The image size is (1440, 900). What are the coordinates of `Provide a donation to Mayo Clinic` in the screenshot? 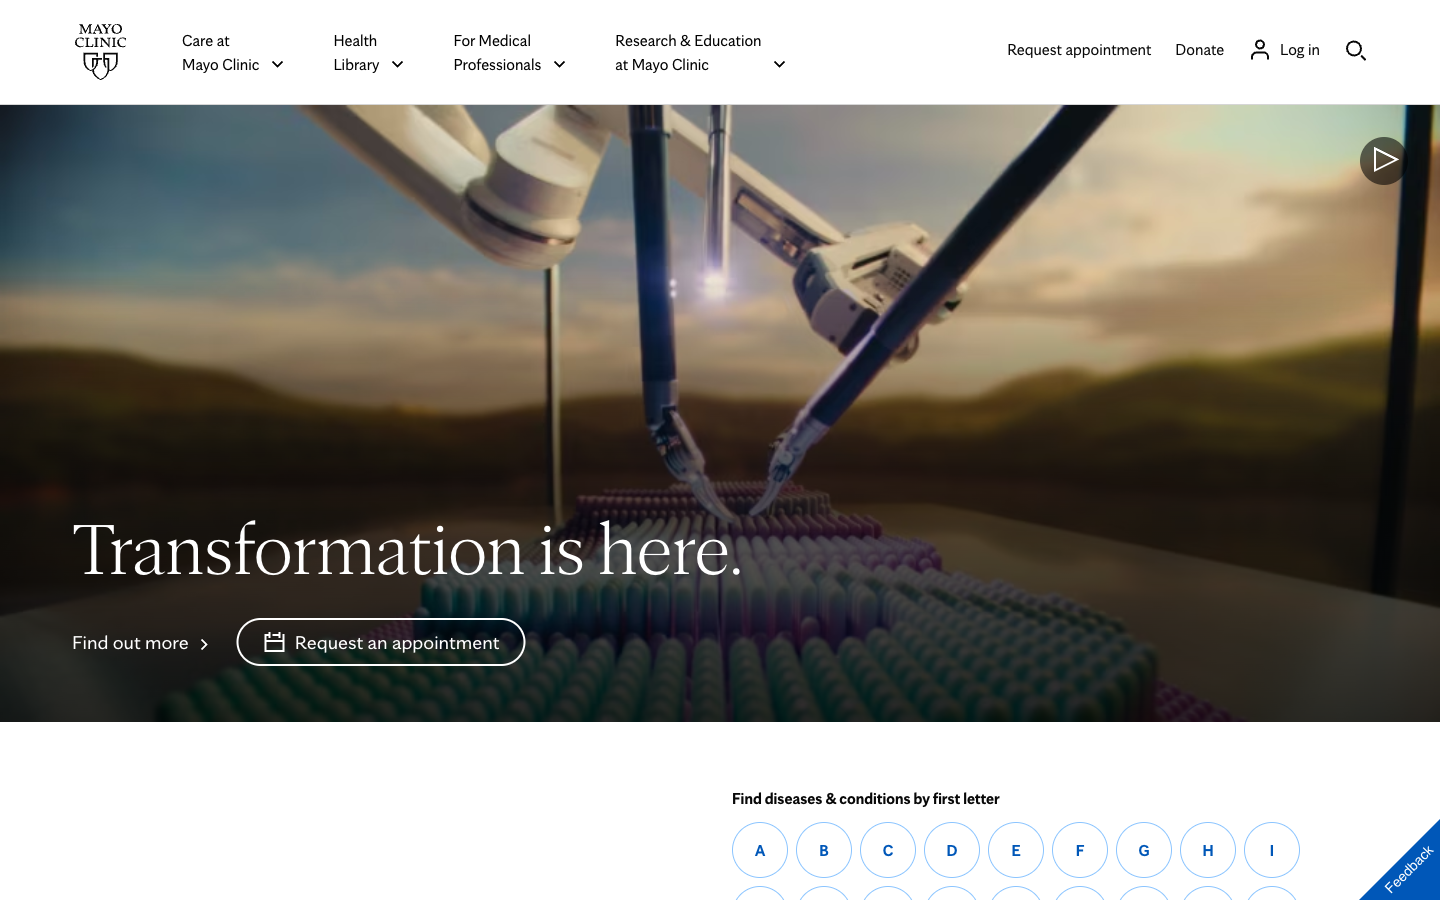 It's located at (1199, 47).